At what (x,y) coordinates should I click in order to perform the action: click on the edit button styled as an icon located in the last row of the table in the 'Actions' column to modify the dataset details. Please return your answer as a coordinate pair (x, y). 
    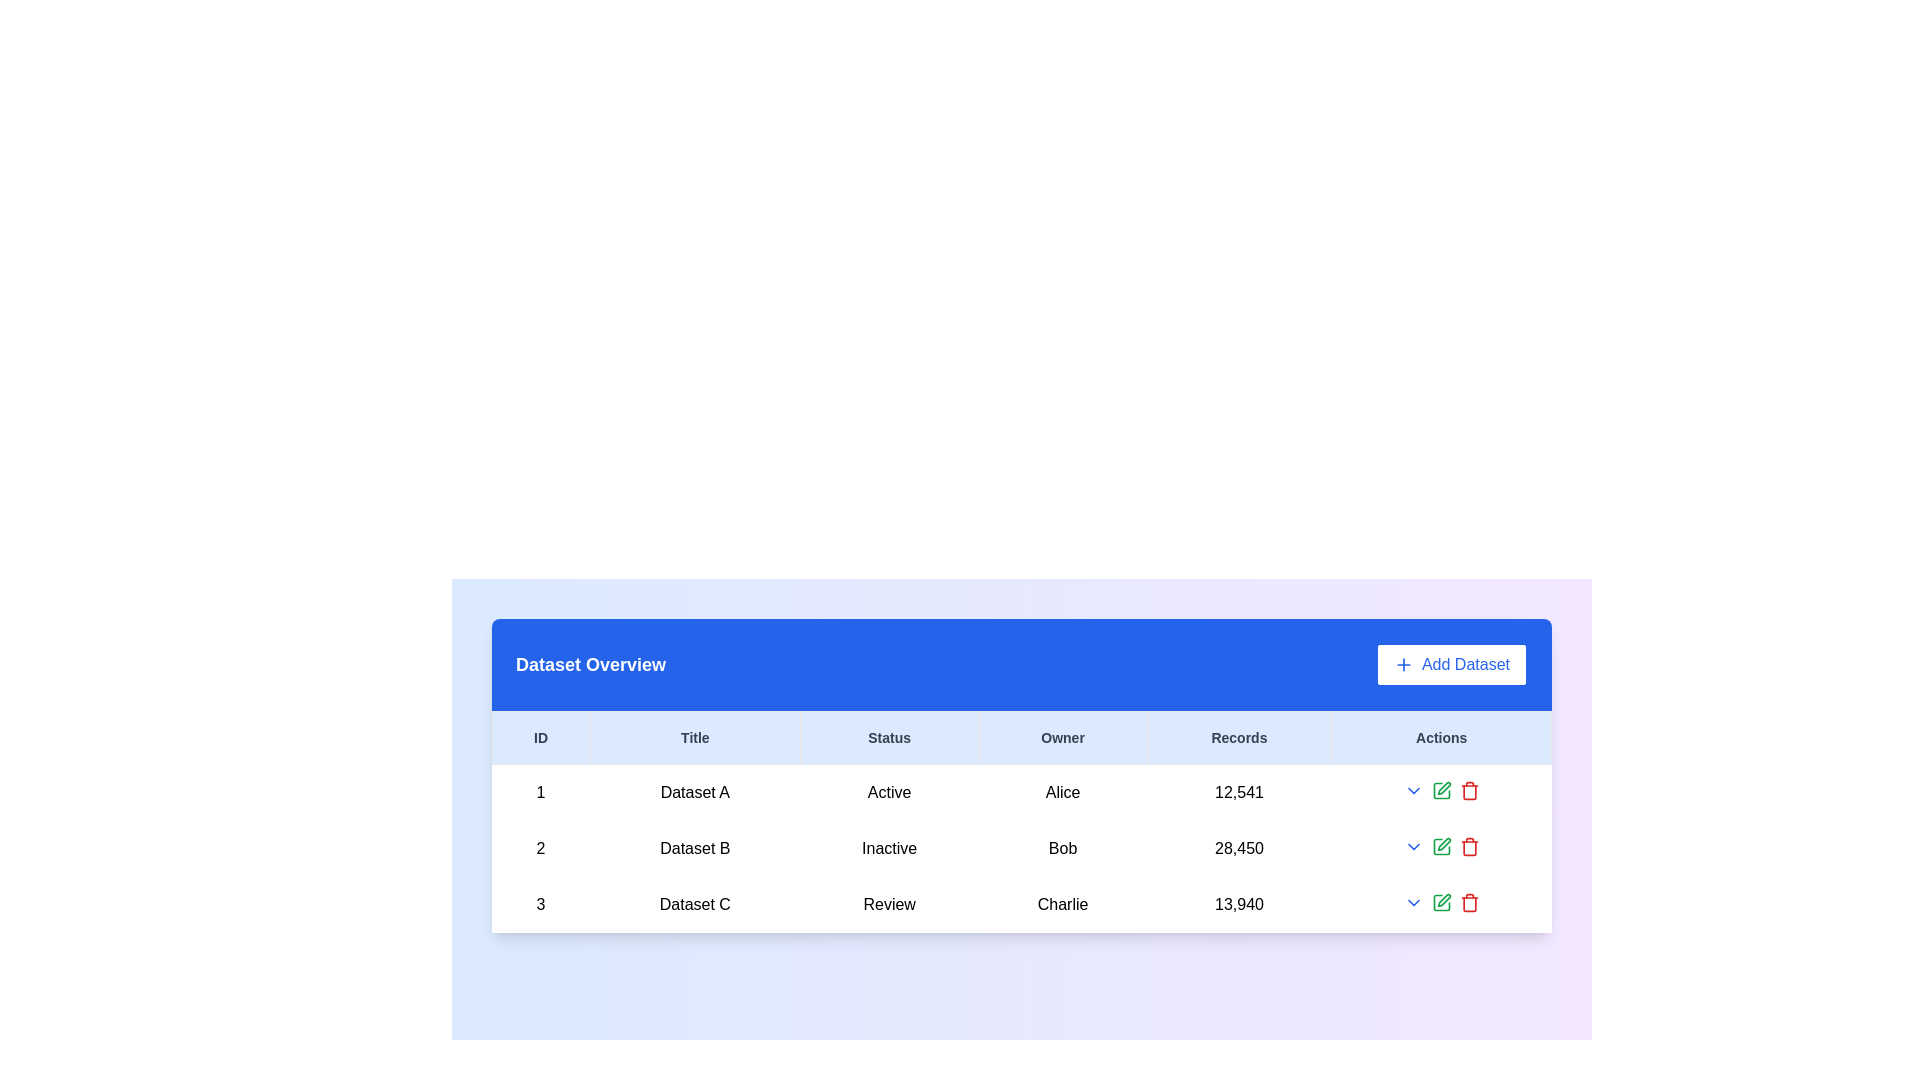
    Looking at the image, I should click on (1441, 902).